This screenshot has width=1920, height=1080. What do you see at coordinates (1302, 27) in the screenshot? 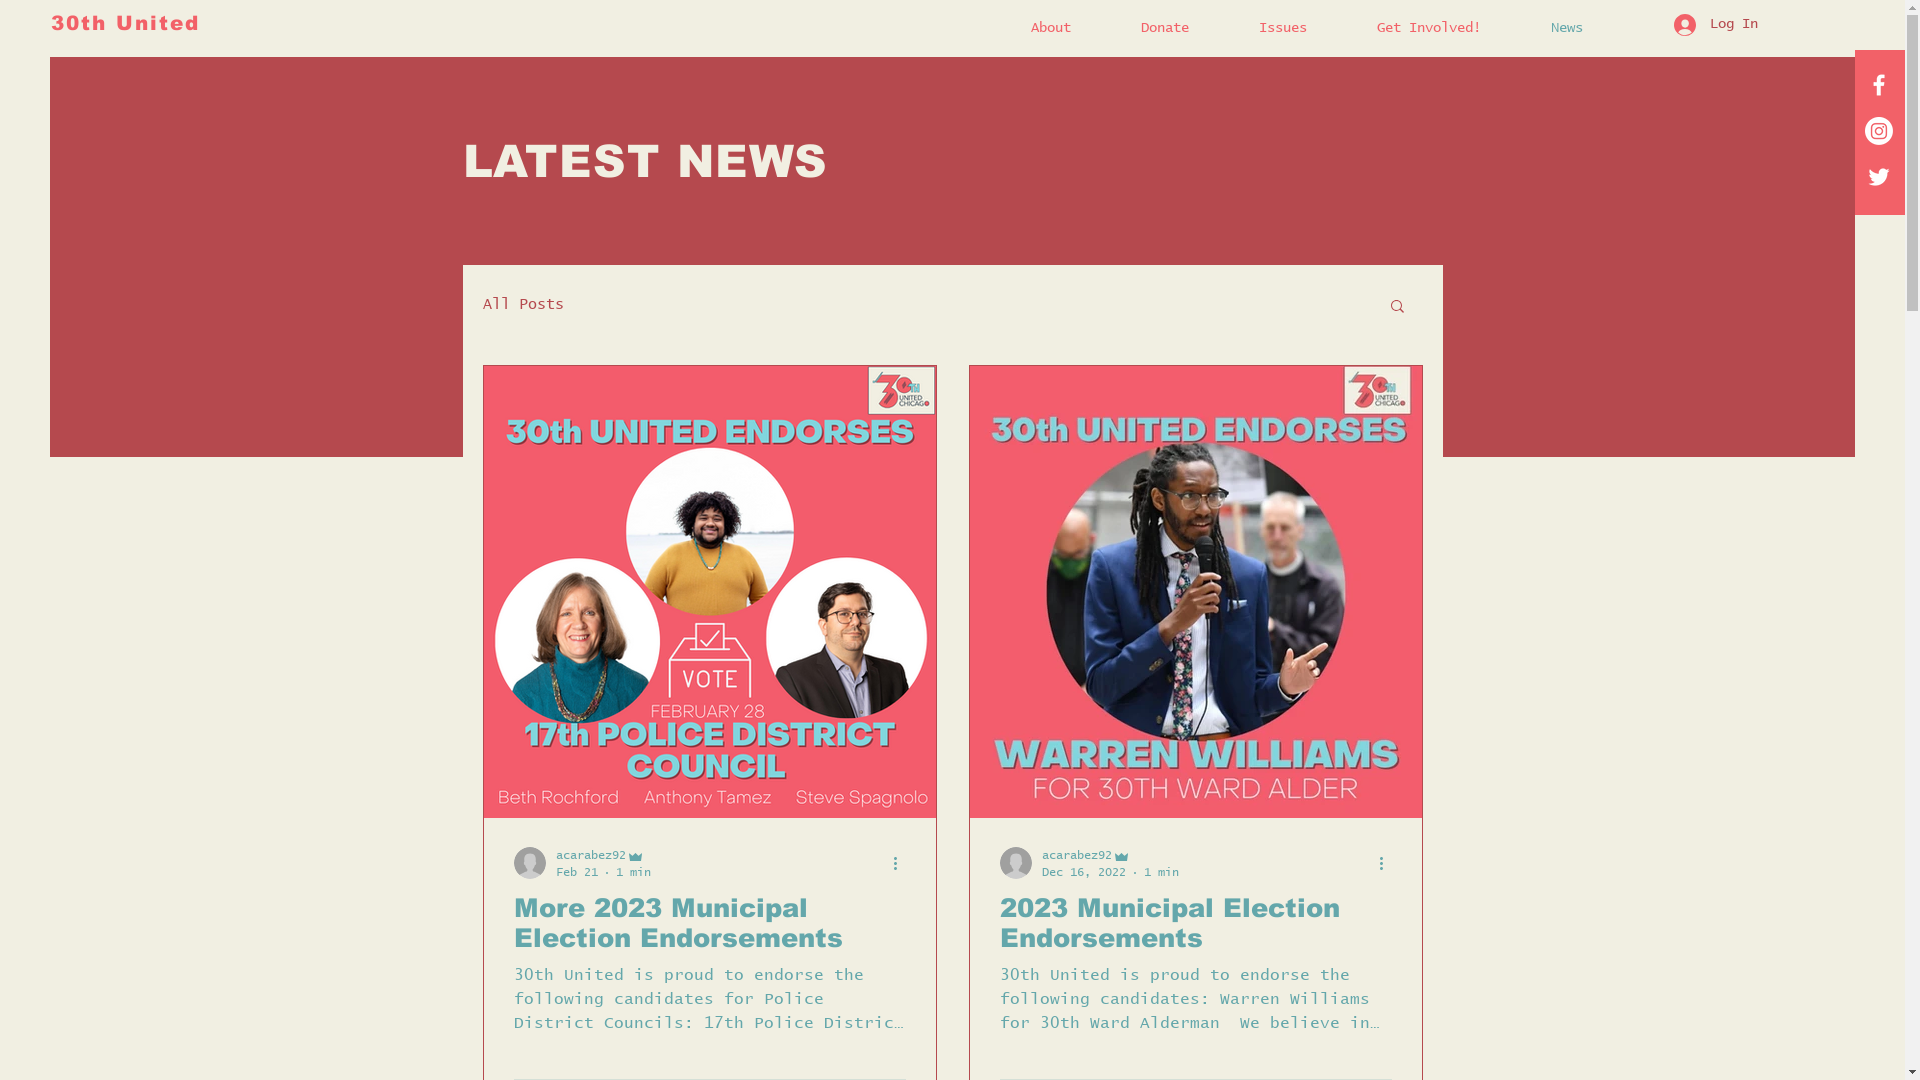
I see `'Issues'` at bounding box center [1302, 27].